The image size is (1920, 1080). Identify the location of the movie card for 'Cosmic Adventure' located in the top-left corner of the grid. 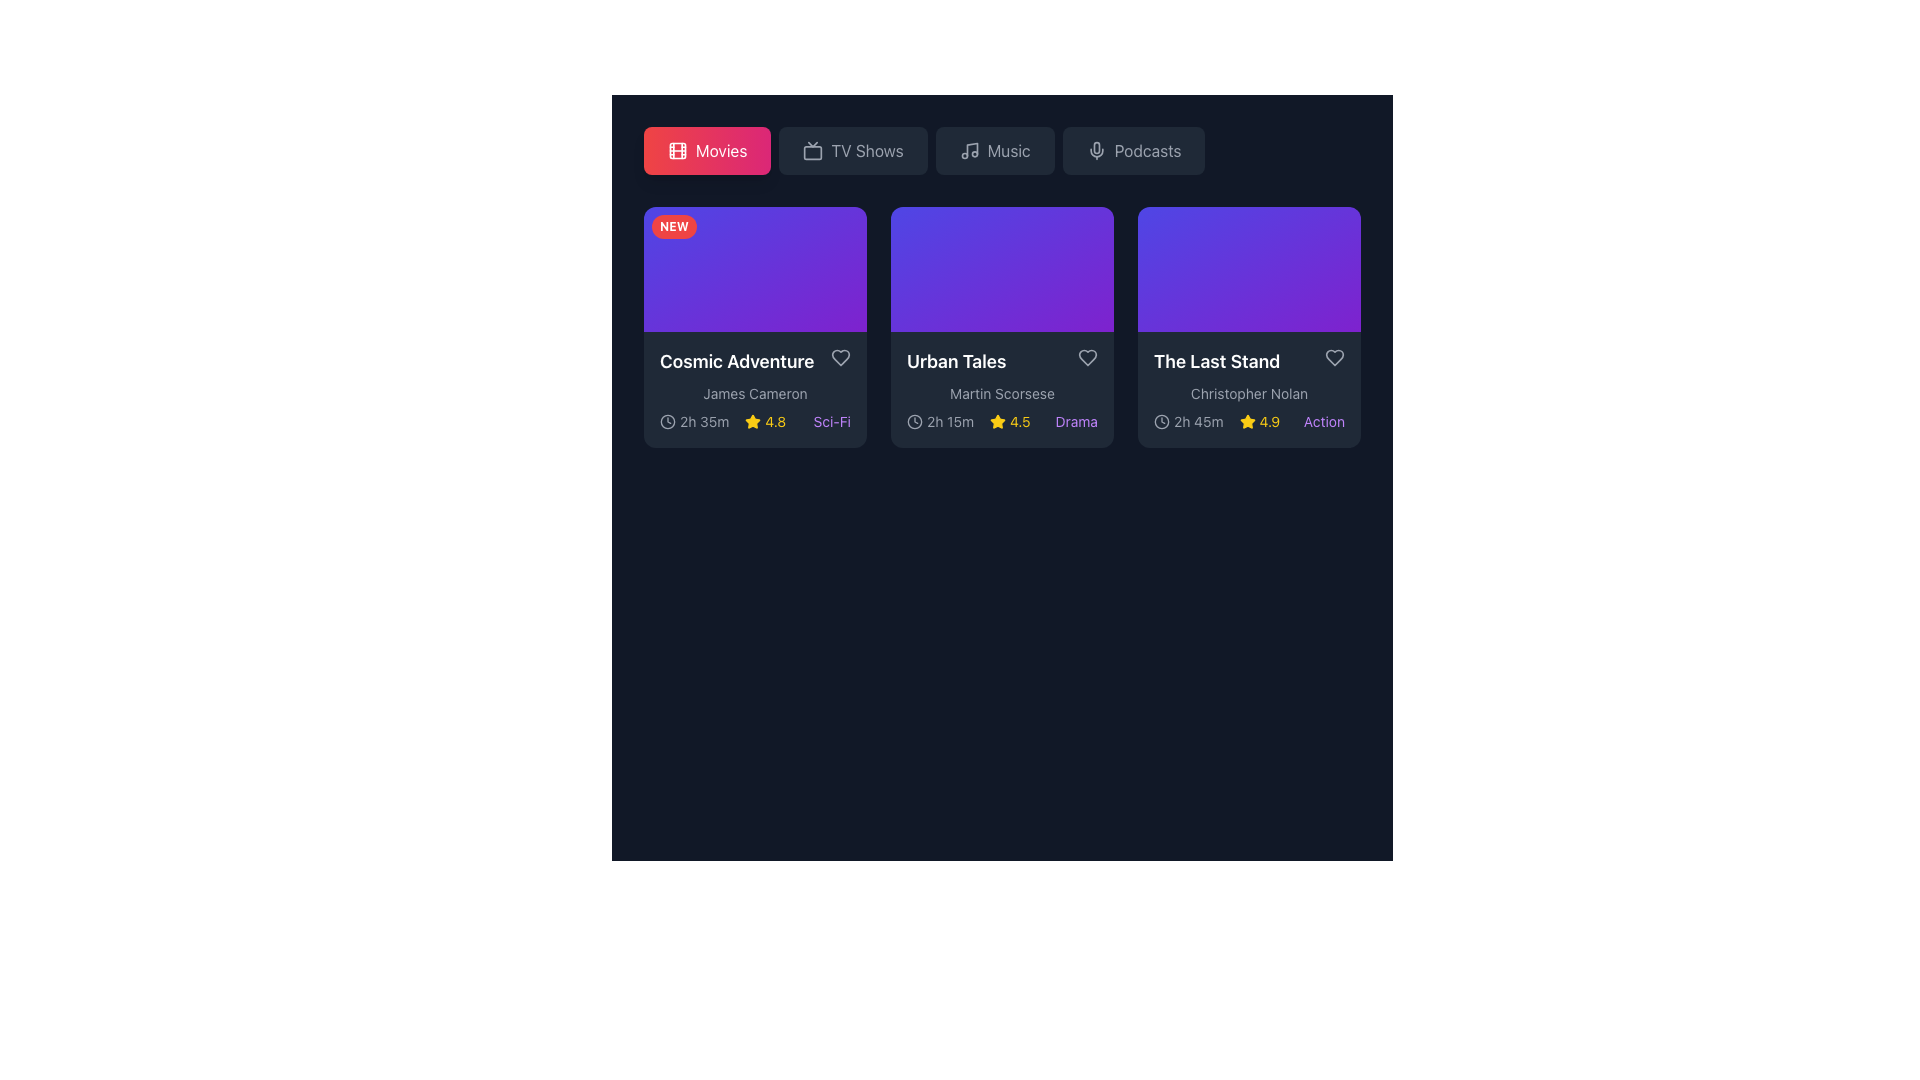
(754, 326).